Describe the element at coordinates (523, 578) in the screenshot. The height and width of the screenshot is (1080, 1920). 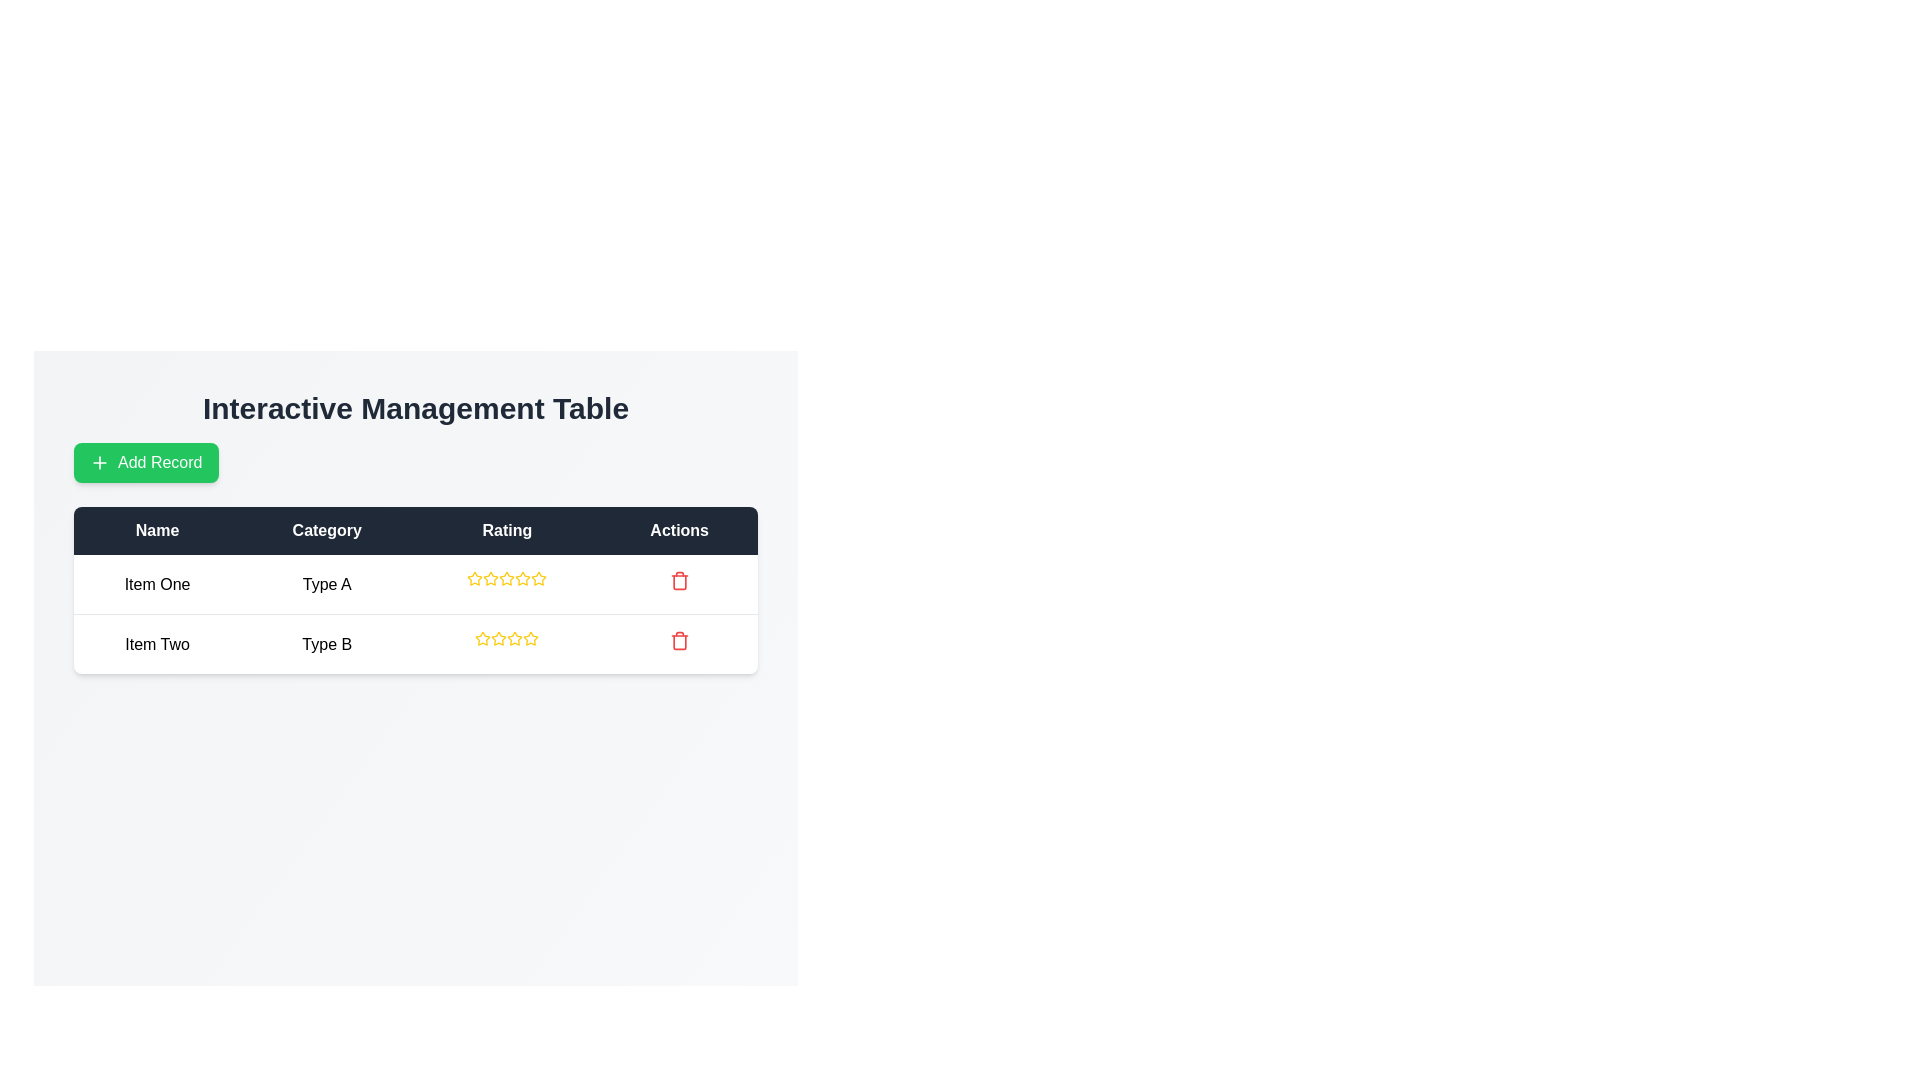
I see `the fifth star icon in the rating system for 'Item One'` at that location.